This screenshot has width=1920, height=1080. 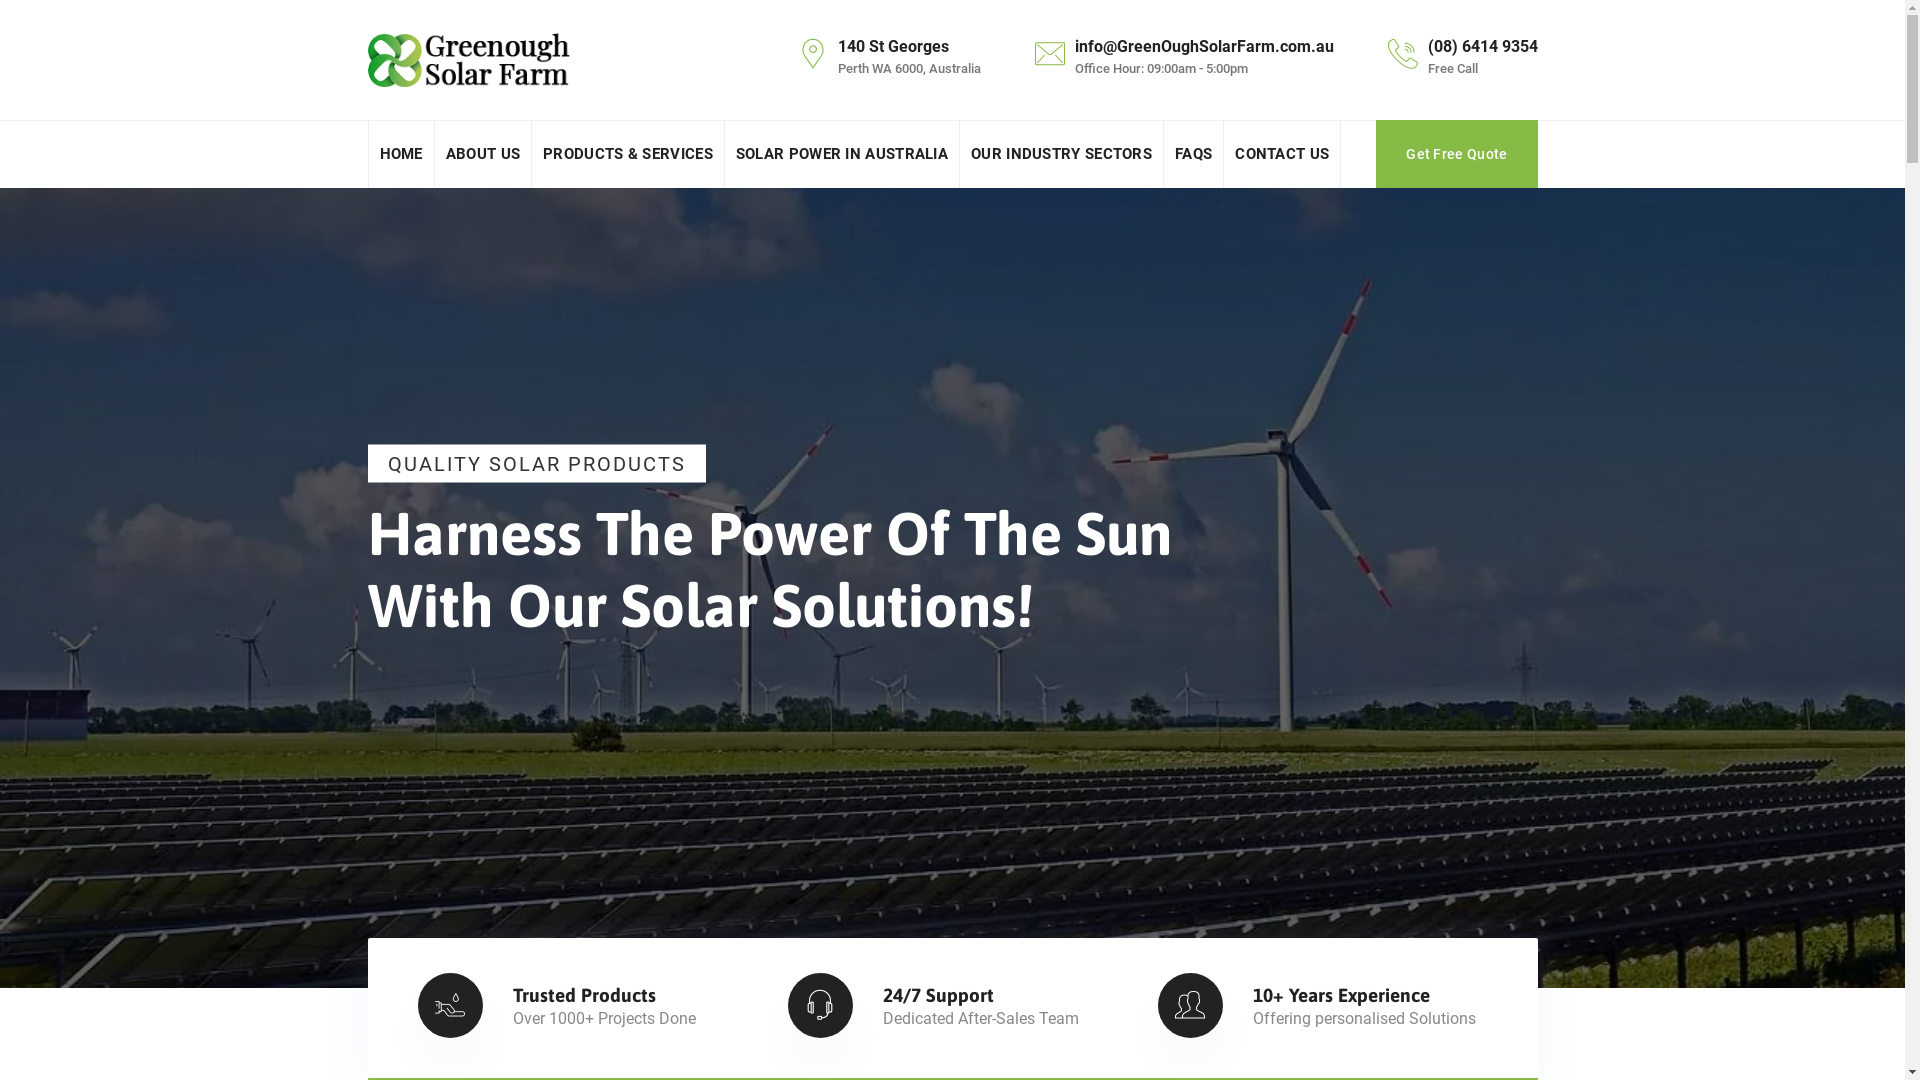 I want to click on 'HOME', so click(x=400, y=153).